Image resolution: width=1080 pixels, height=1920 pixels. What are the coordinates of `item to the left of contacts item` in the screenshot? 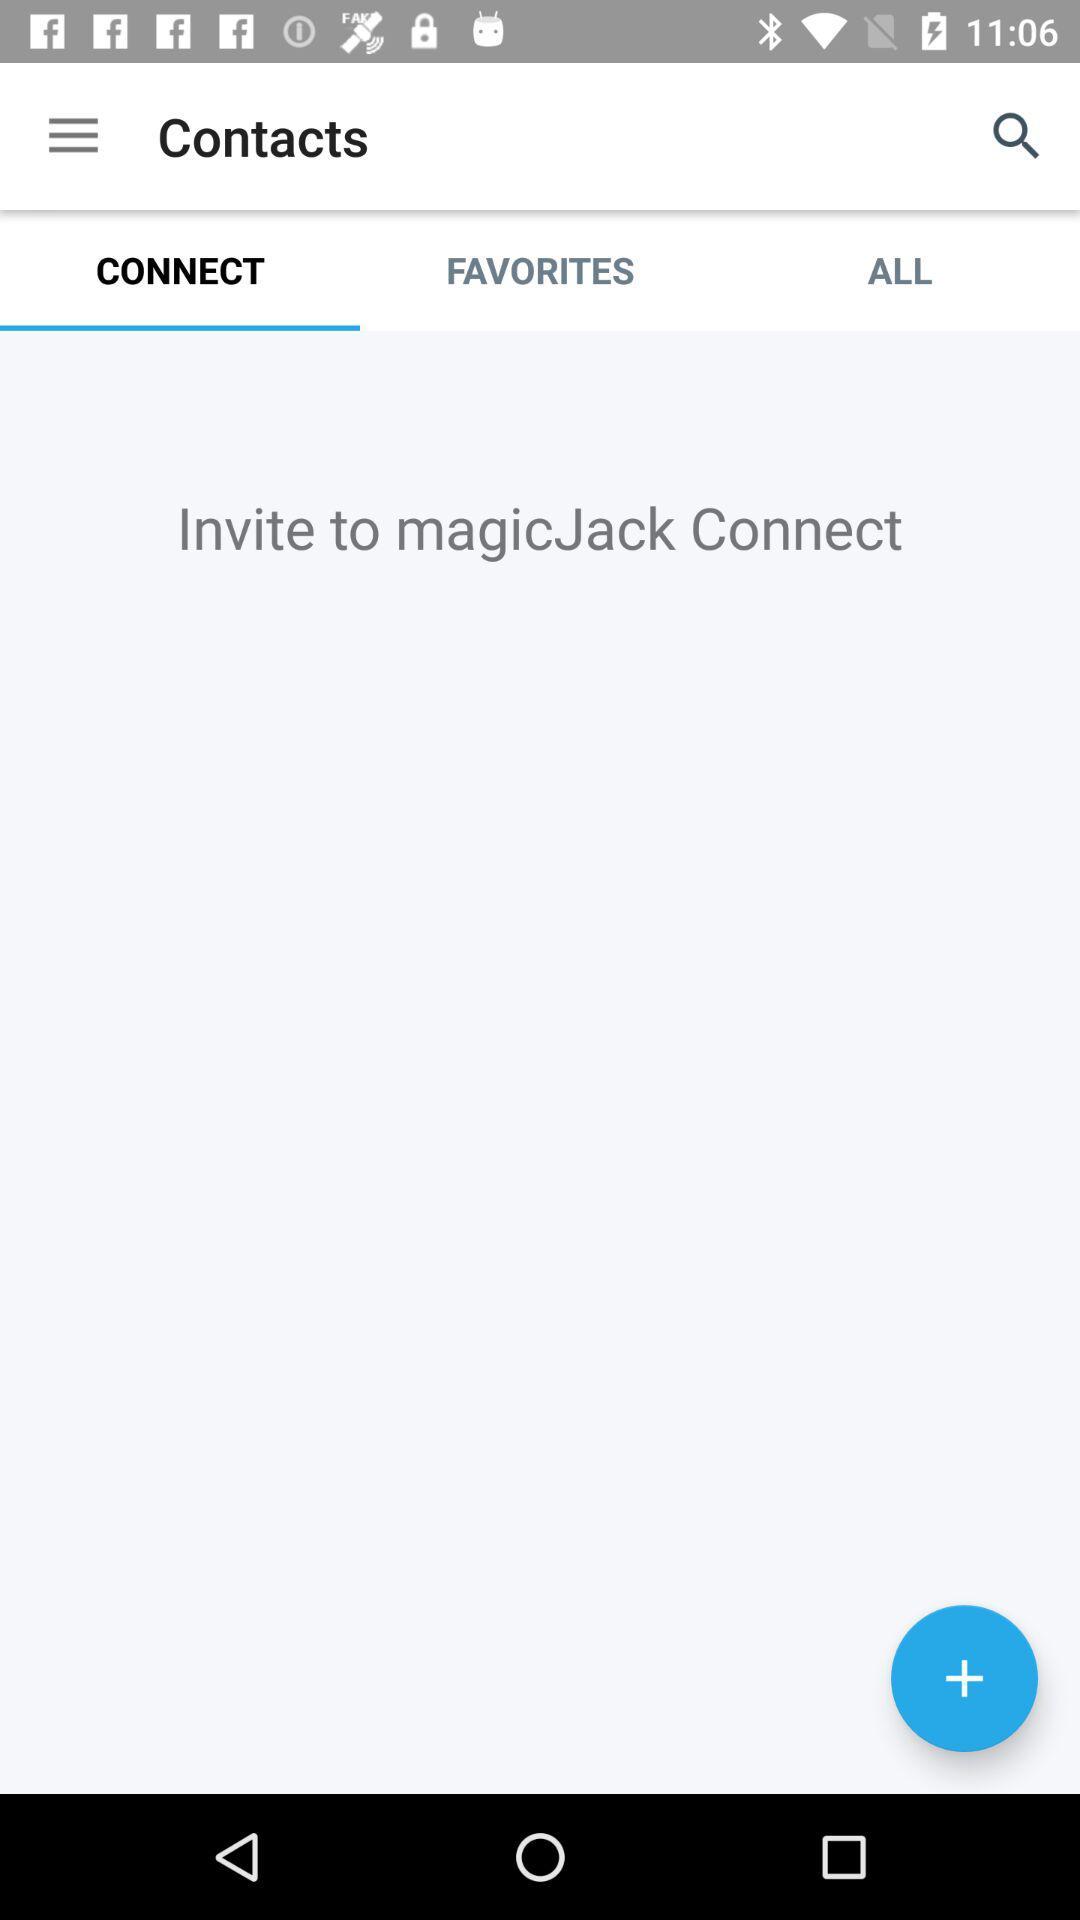 It's located at (72, 135).